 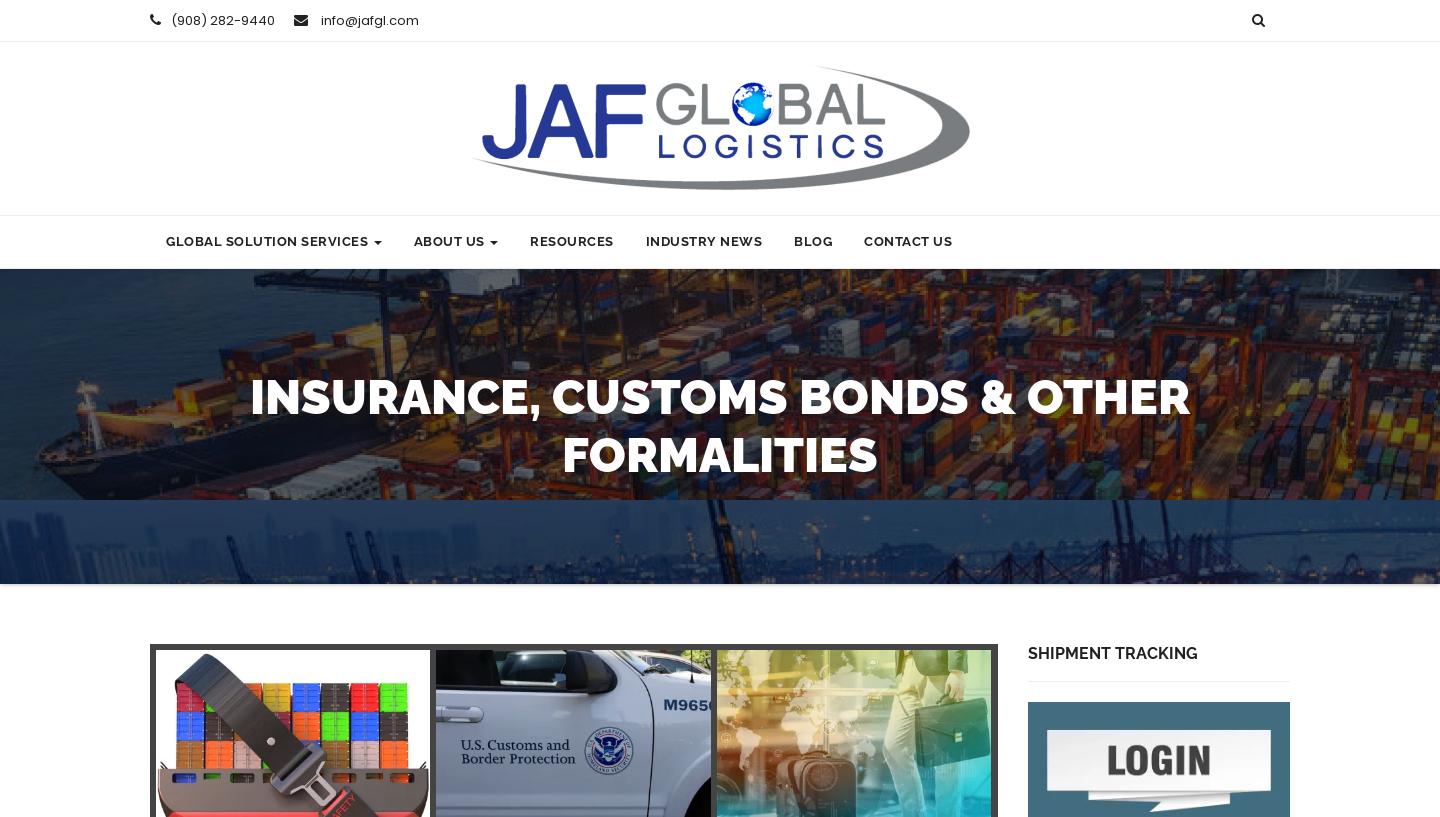 I want to click on 'Shipment Tracking', so click(x=1110, y=653).